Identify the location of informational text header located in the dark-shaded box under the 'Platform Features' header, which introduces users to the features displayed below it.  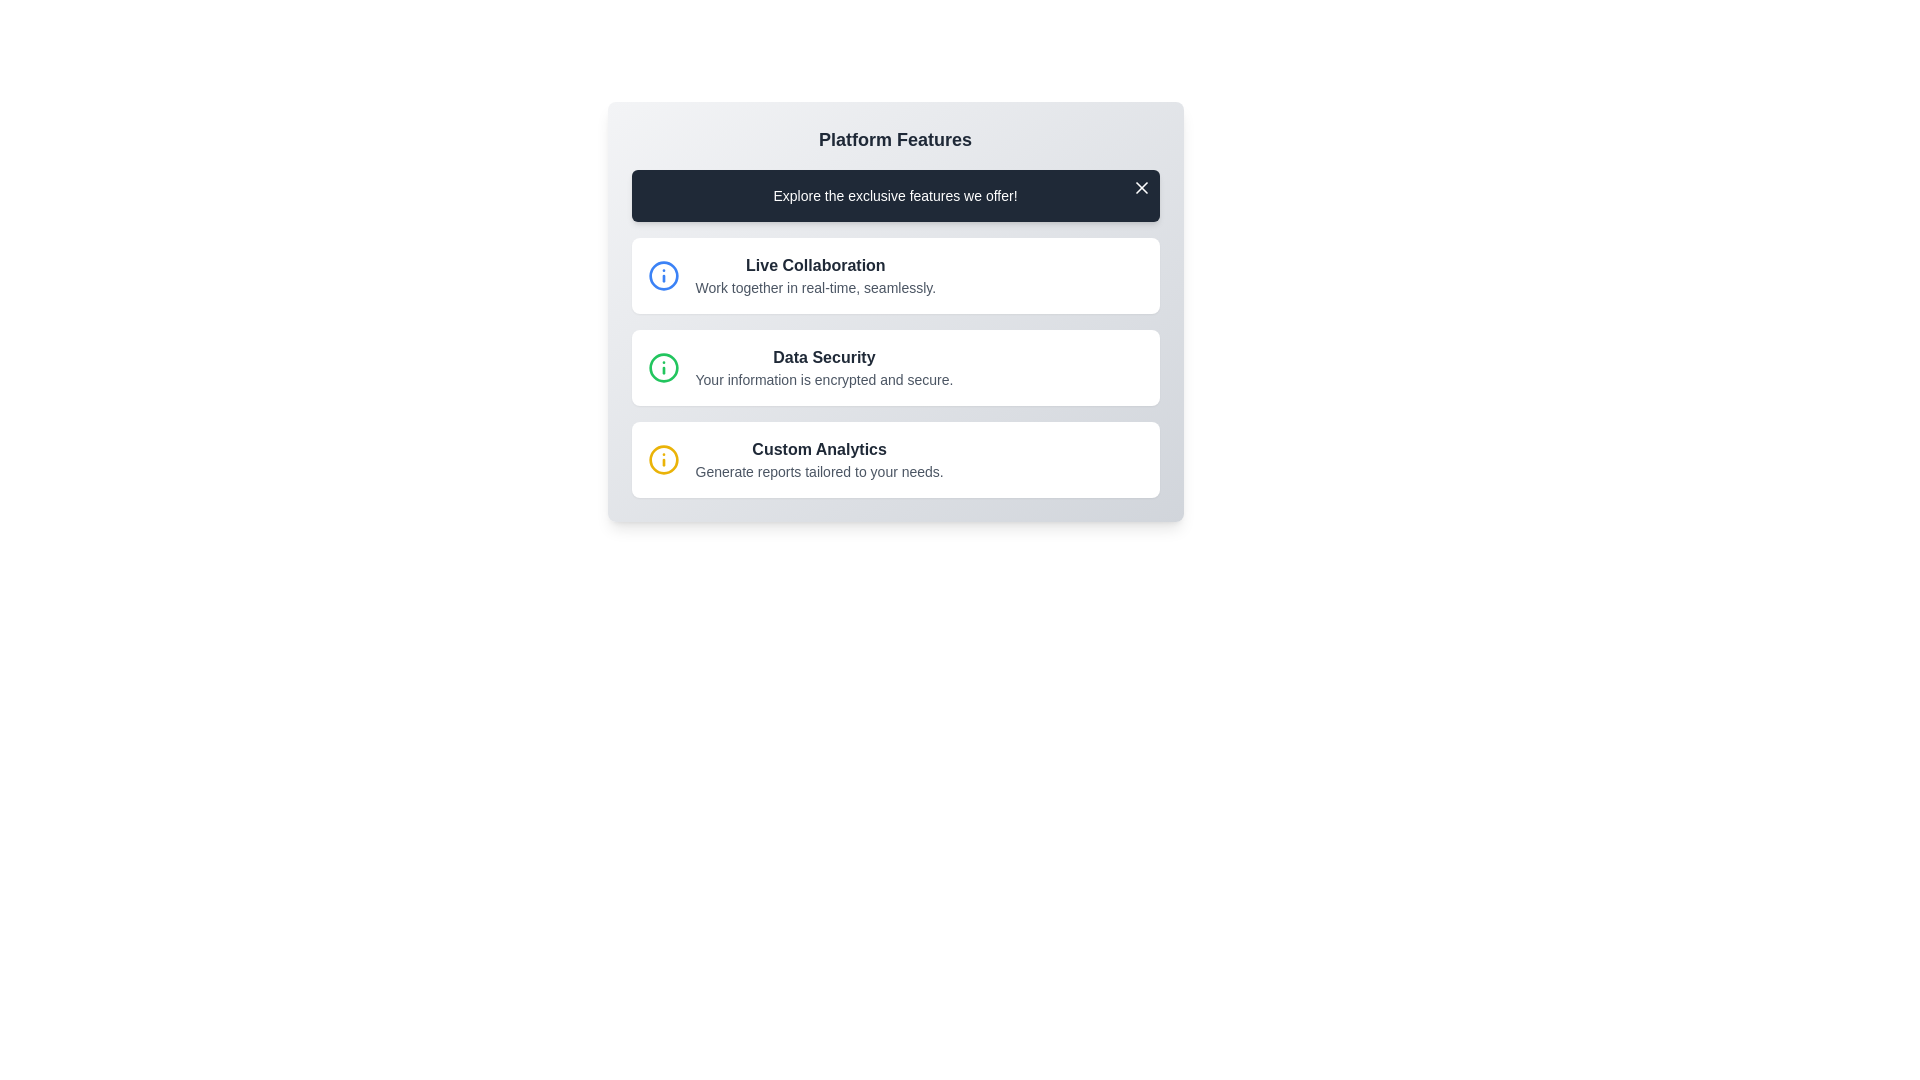
(894, 196).